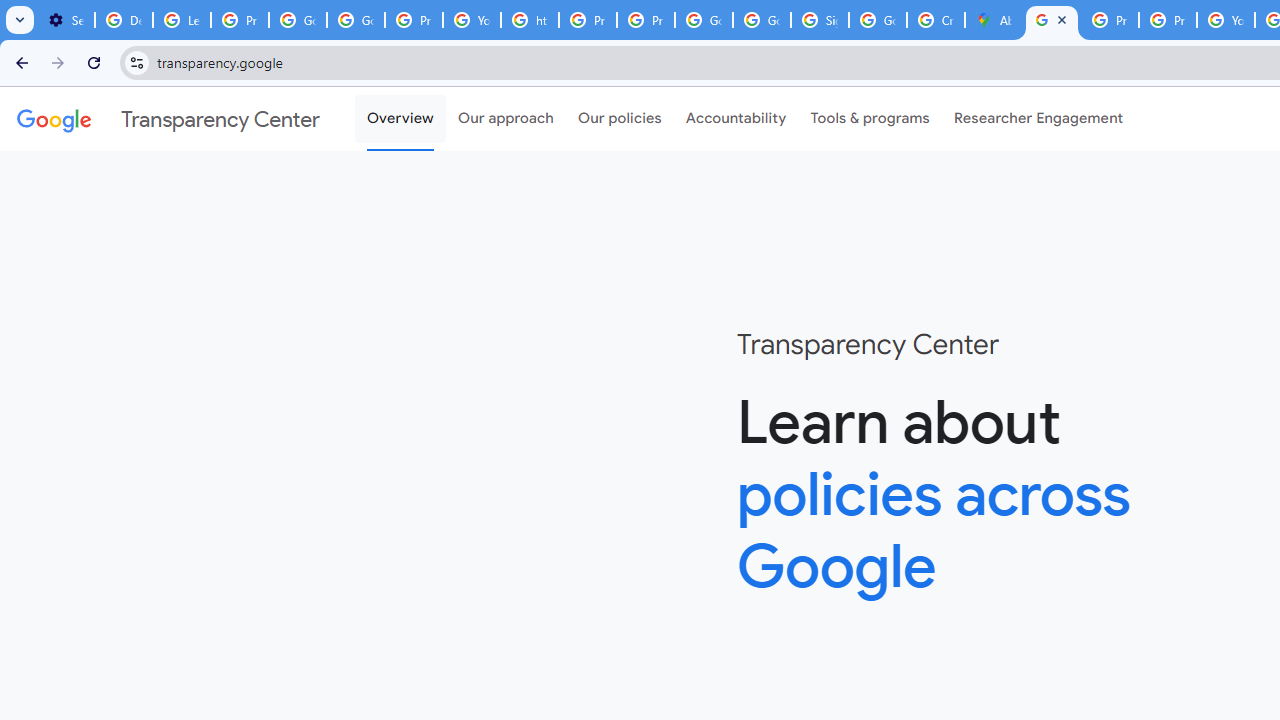 Image resolution: width=1280 pixels, height=720 pixels. What do you see at coordinates (935, 20) in the screenshot?
I see `'Create your Google Account'` at bounding box center [935, 20].